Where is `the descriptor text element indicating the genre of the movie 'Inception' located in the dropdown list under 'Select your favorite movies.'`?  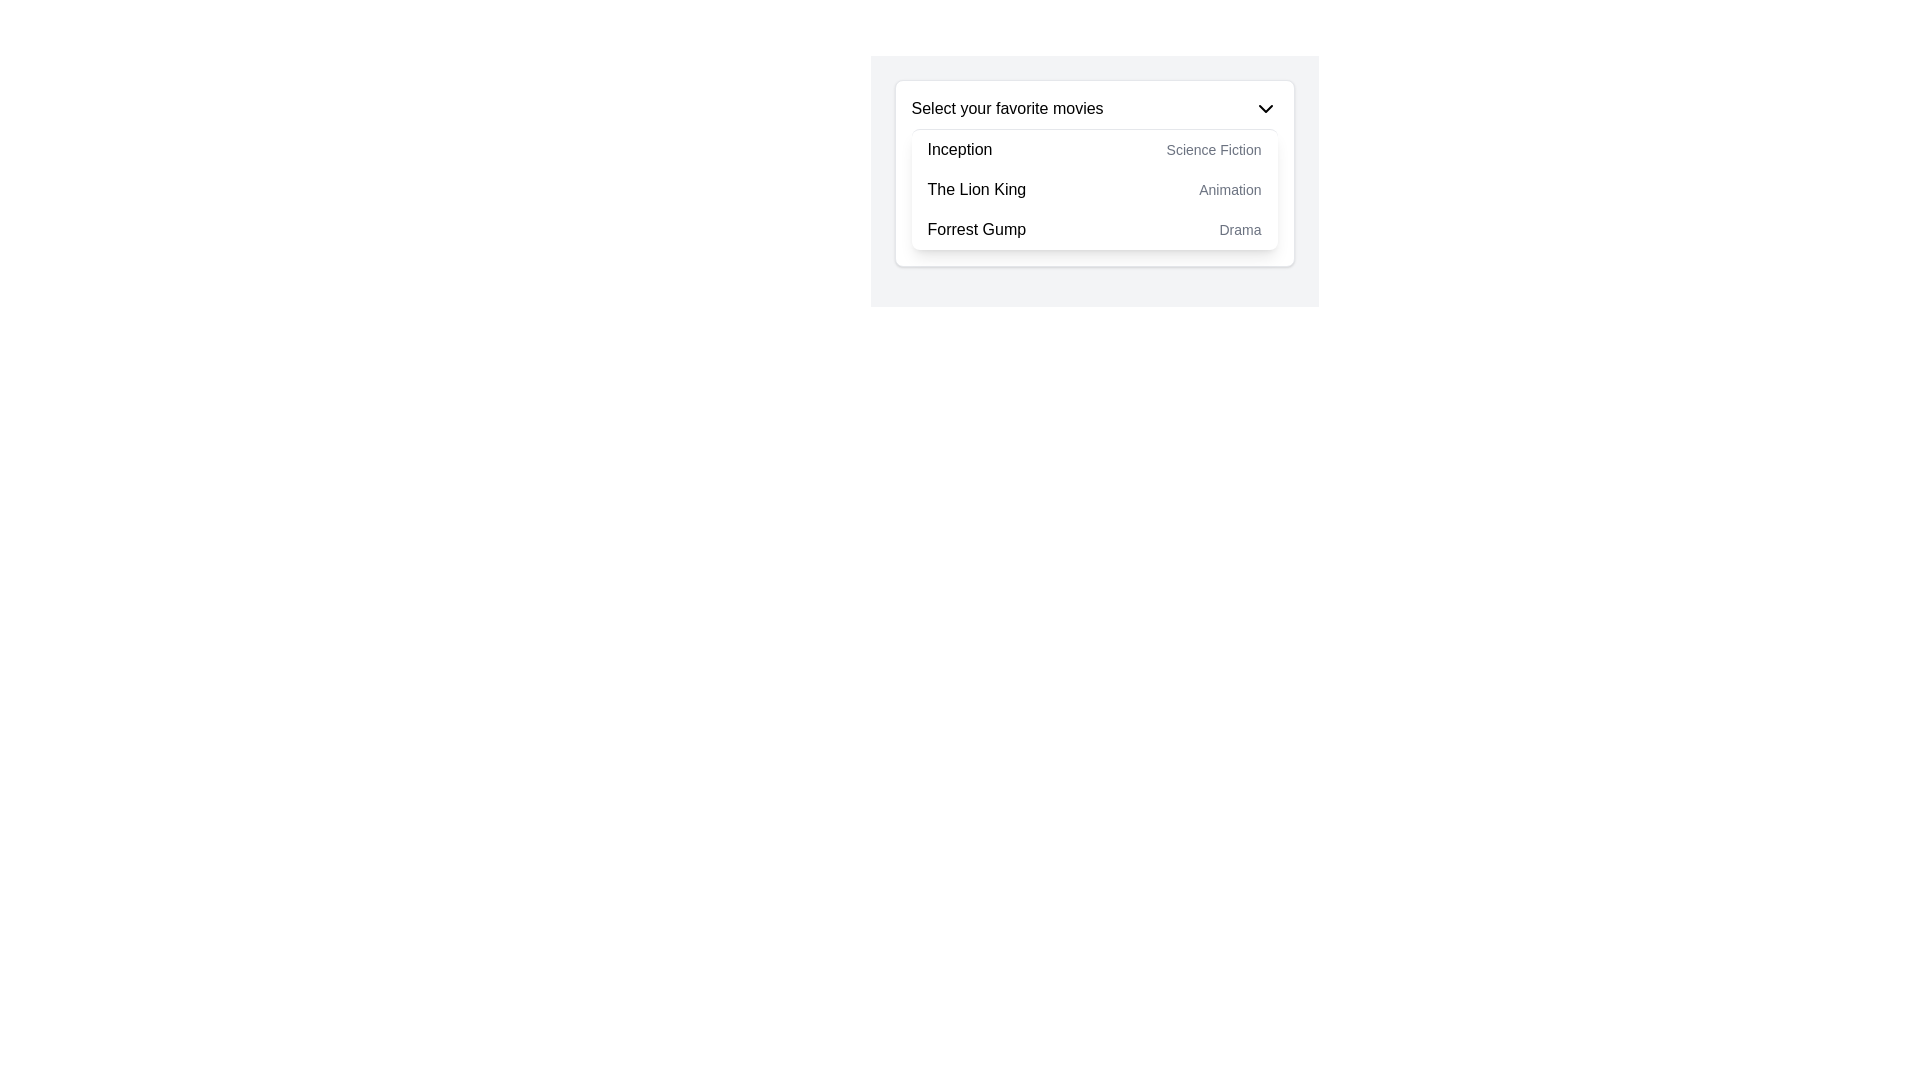
the descriptor text element indicating the genre of the movie 'Inception' located in the dropdown list under 'Select your favorite movies.' is located at coordinates (1213, 149).